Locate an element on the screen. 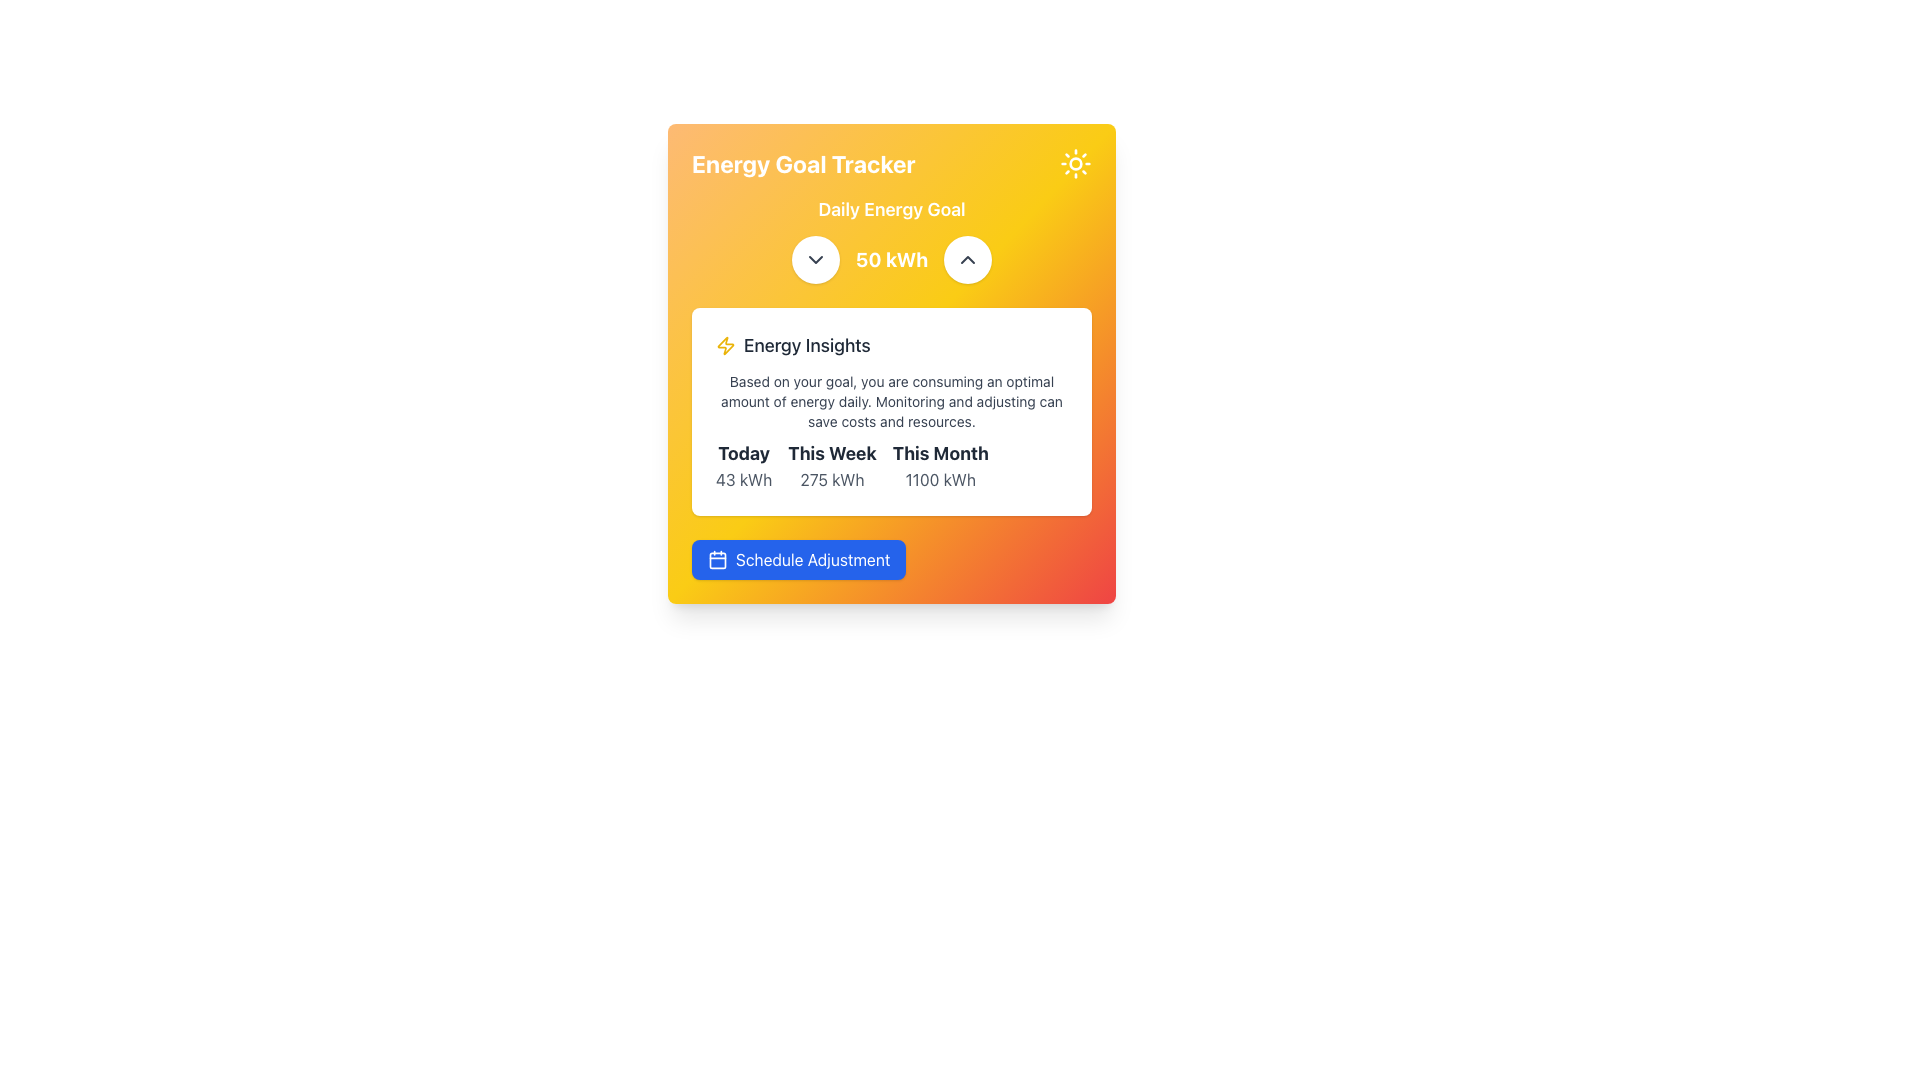  the schedule adjustment button located at the bottom of the 'Energy Goal Tracker' card is located at coordinates (891, 559).